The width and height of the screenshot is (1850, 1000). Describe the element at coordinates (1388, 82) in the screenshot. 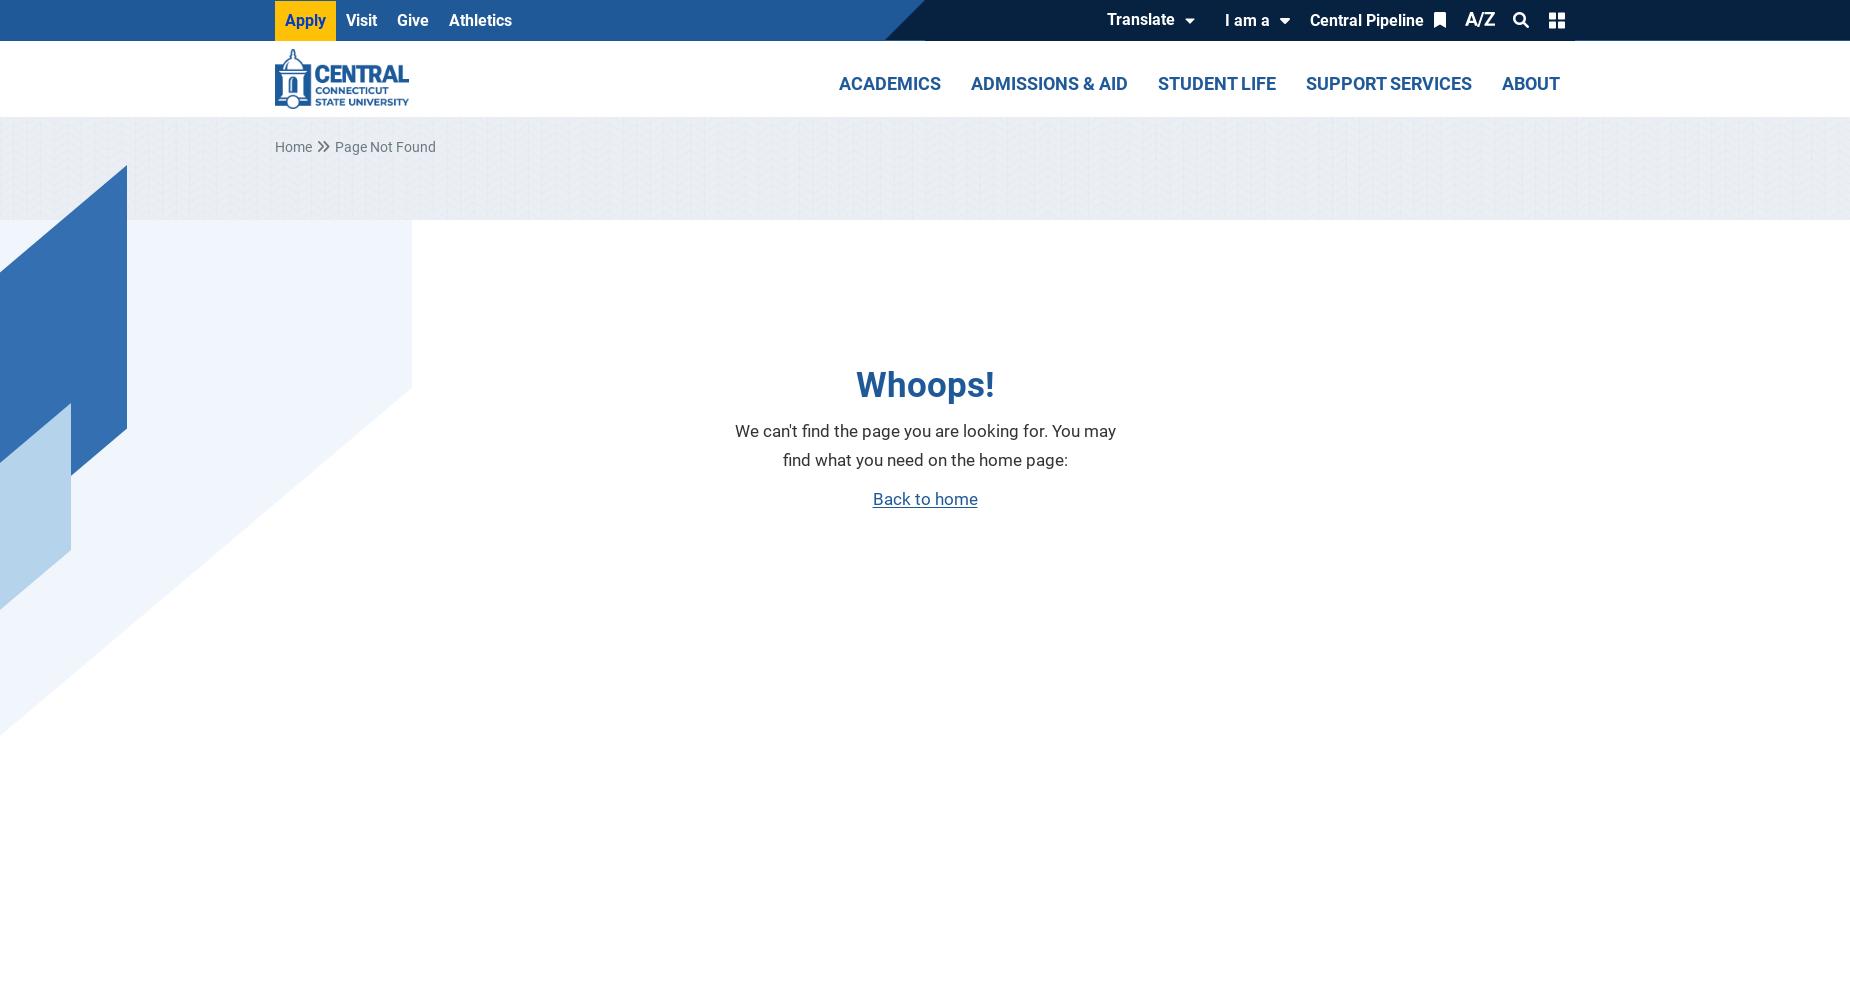

I see `'Support Services'` at that location.